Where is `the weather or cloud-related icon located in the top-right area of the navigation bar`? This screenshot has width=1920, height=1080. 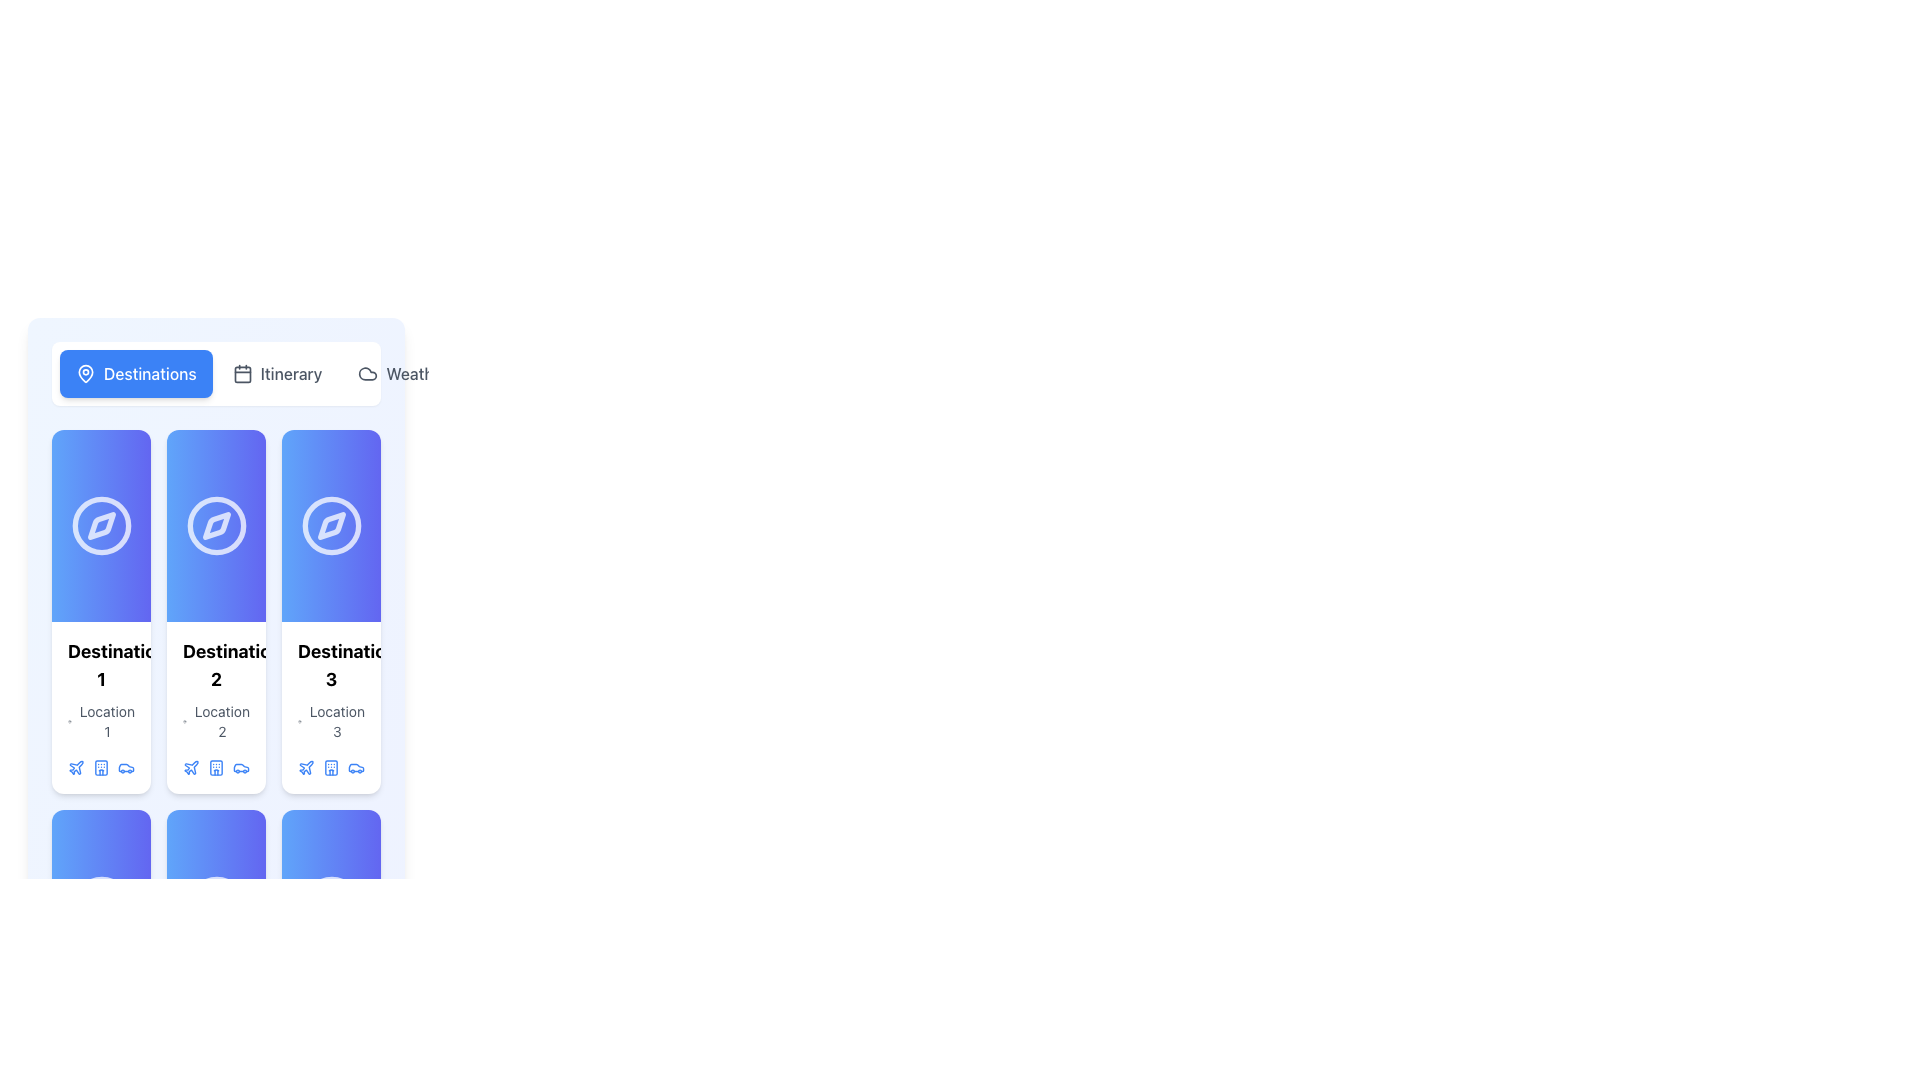 the weather or cloud-related icon located in the top-right area of the navigation bar is located at coordinates (368, 374).